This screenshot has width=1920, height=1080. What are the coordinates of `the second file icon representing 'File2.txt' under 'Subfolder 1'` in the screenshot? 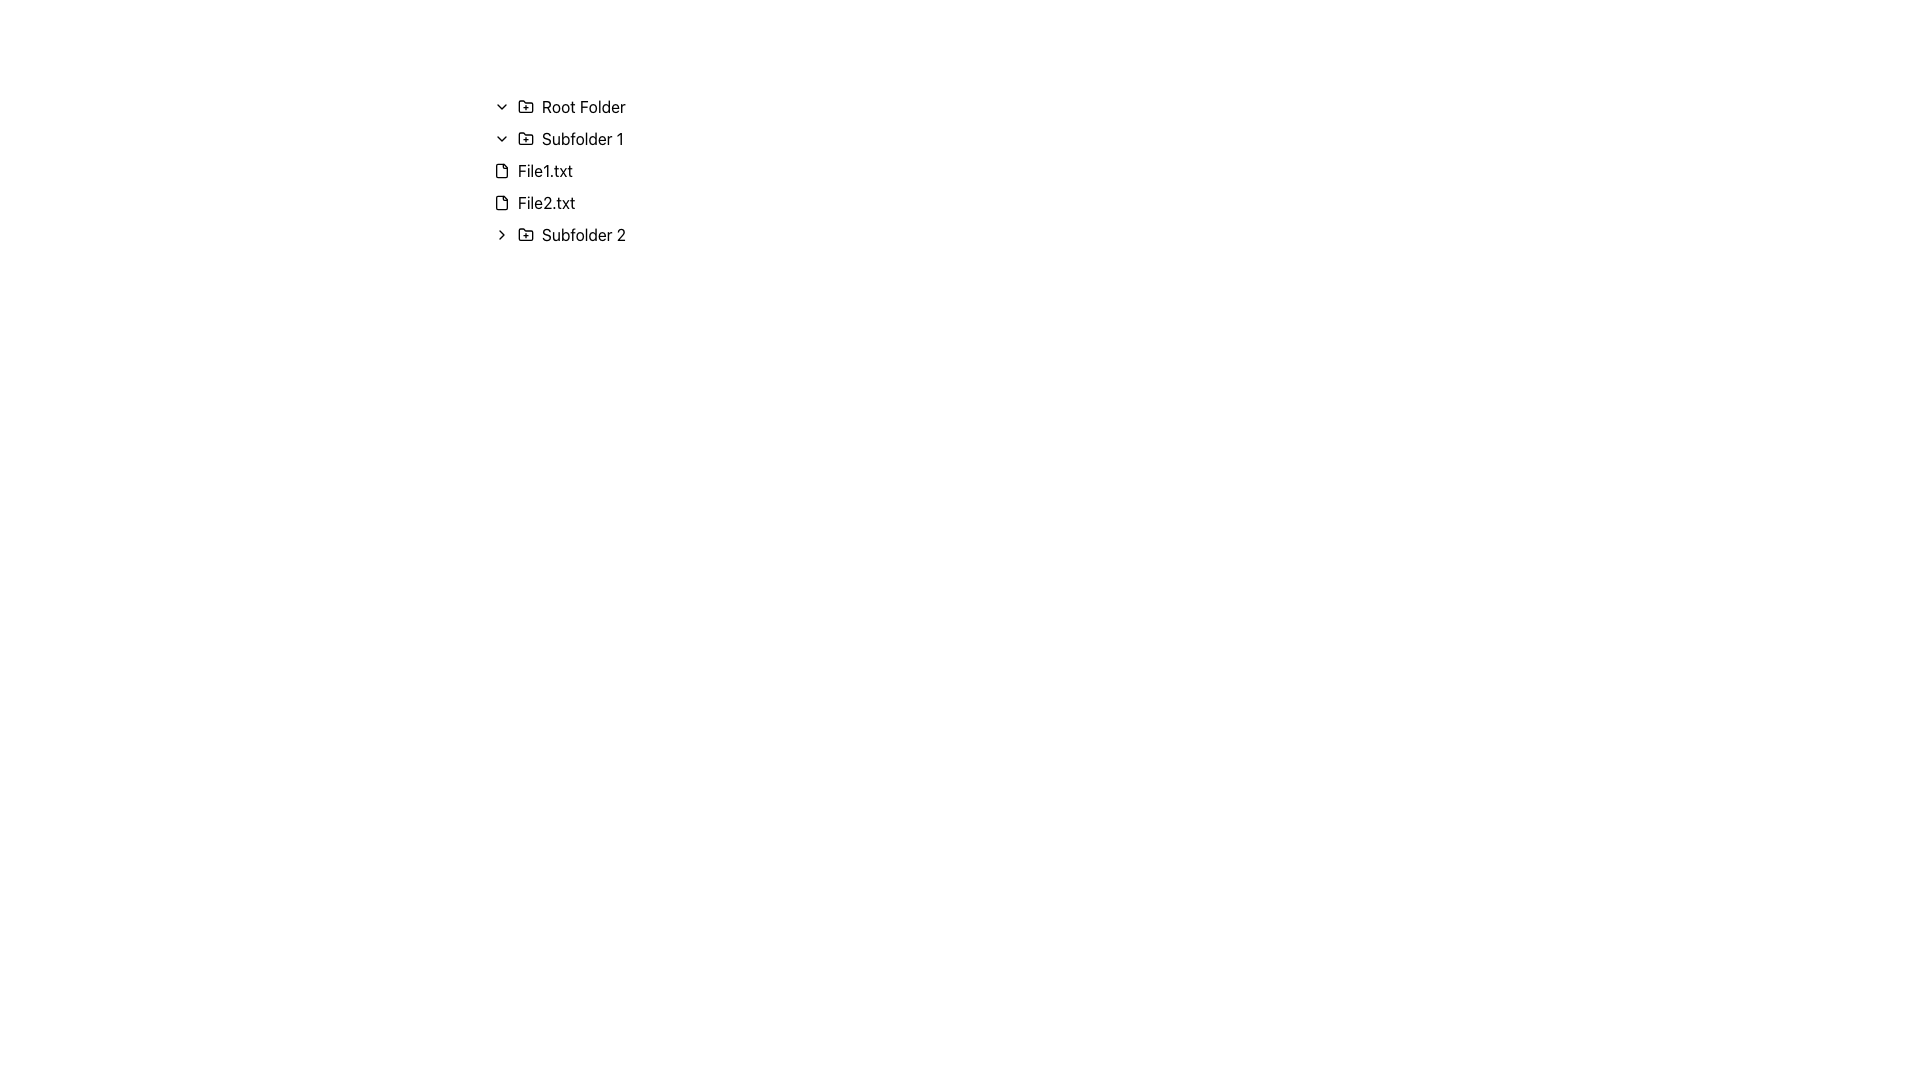 It's located at (502, 203).